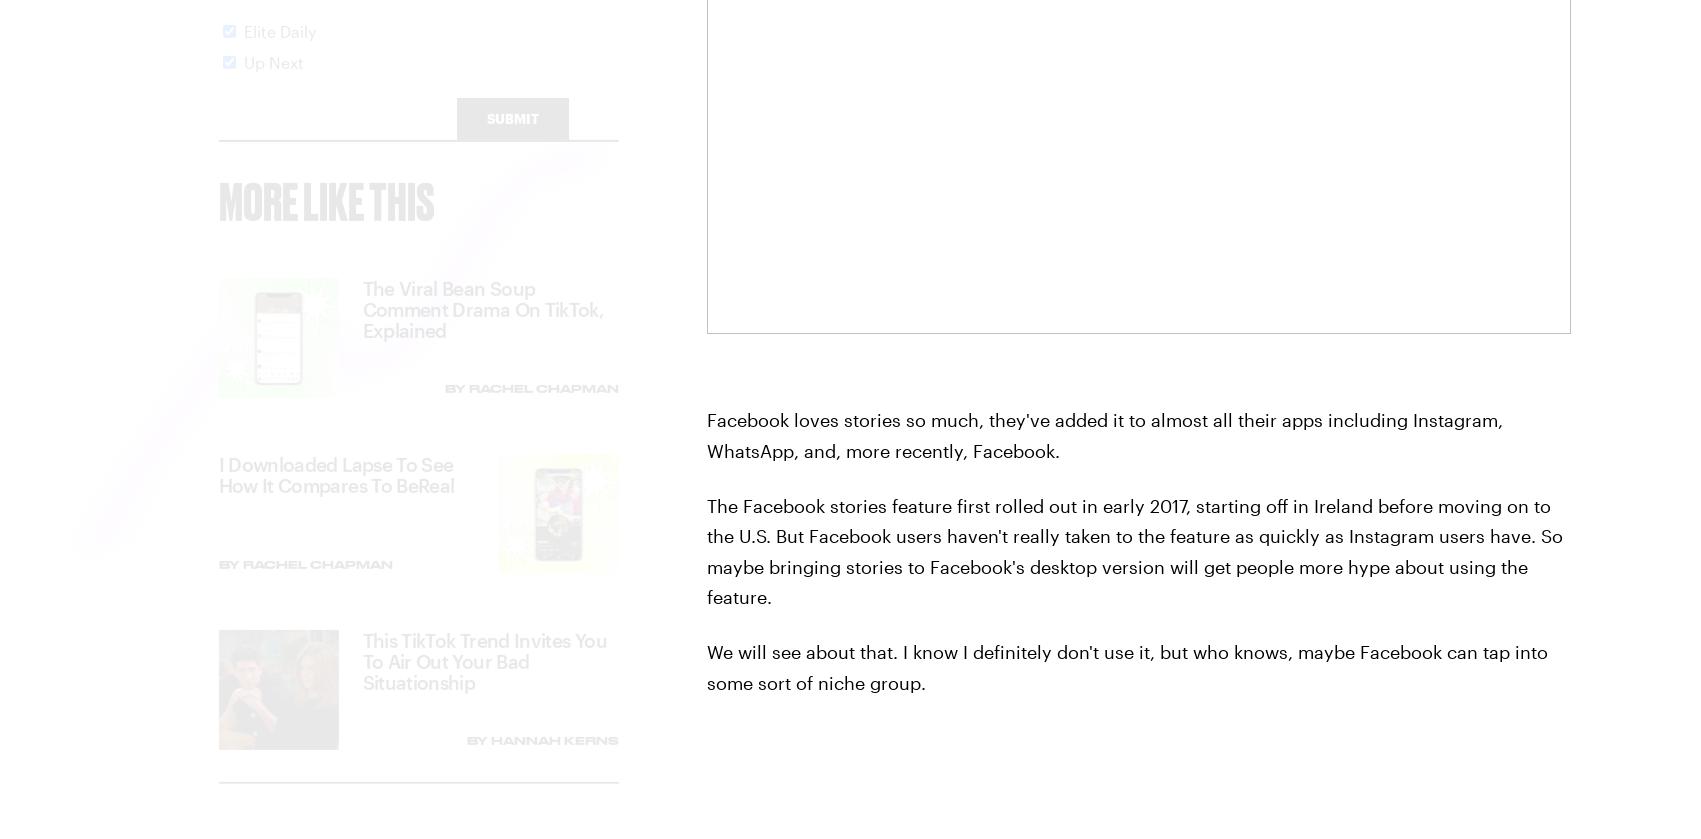 Image resolution: width=1701 pixels, height=839 pixels. Describe the element at coordinates (243, 49) in the screenshot. I see `'Elite Daily'` at that location.